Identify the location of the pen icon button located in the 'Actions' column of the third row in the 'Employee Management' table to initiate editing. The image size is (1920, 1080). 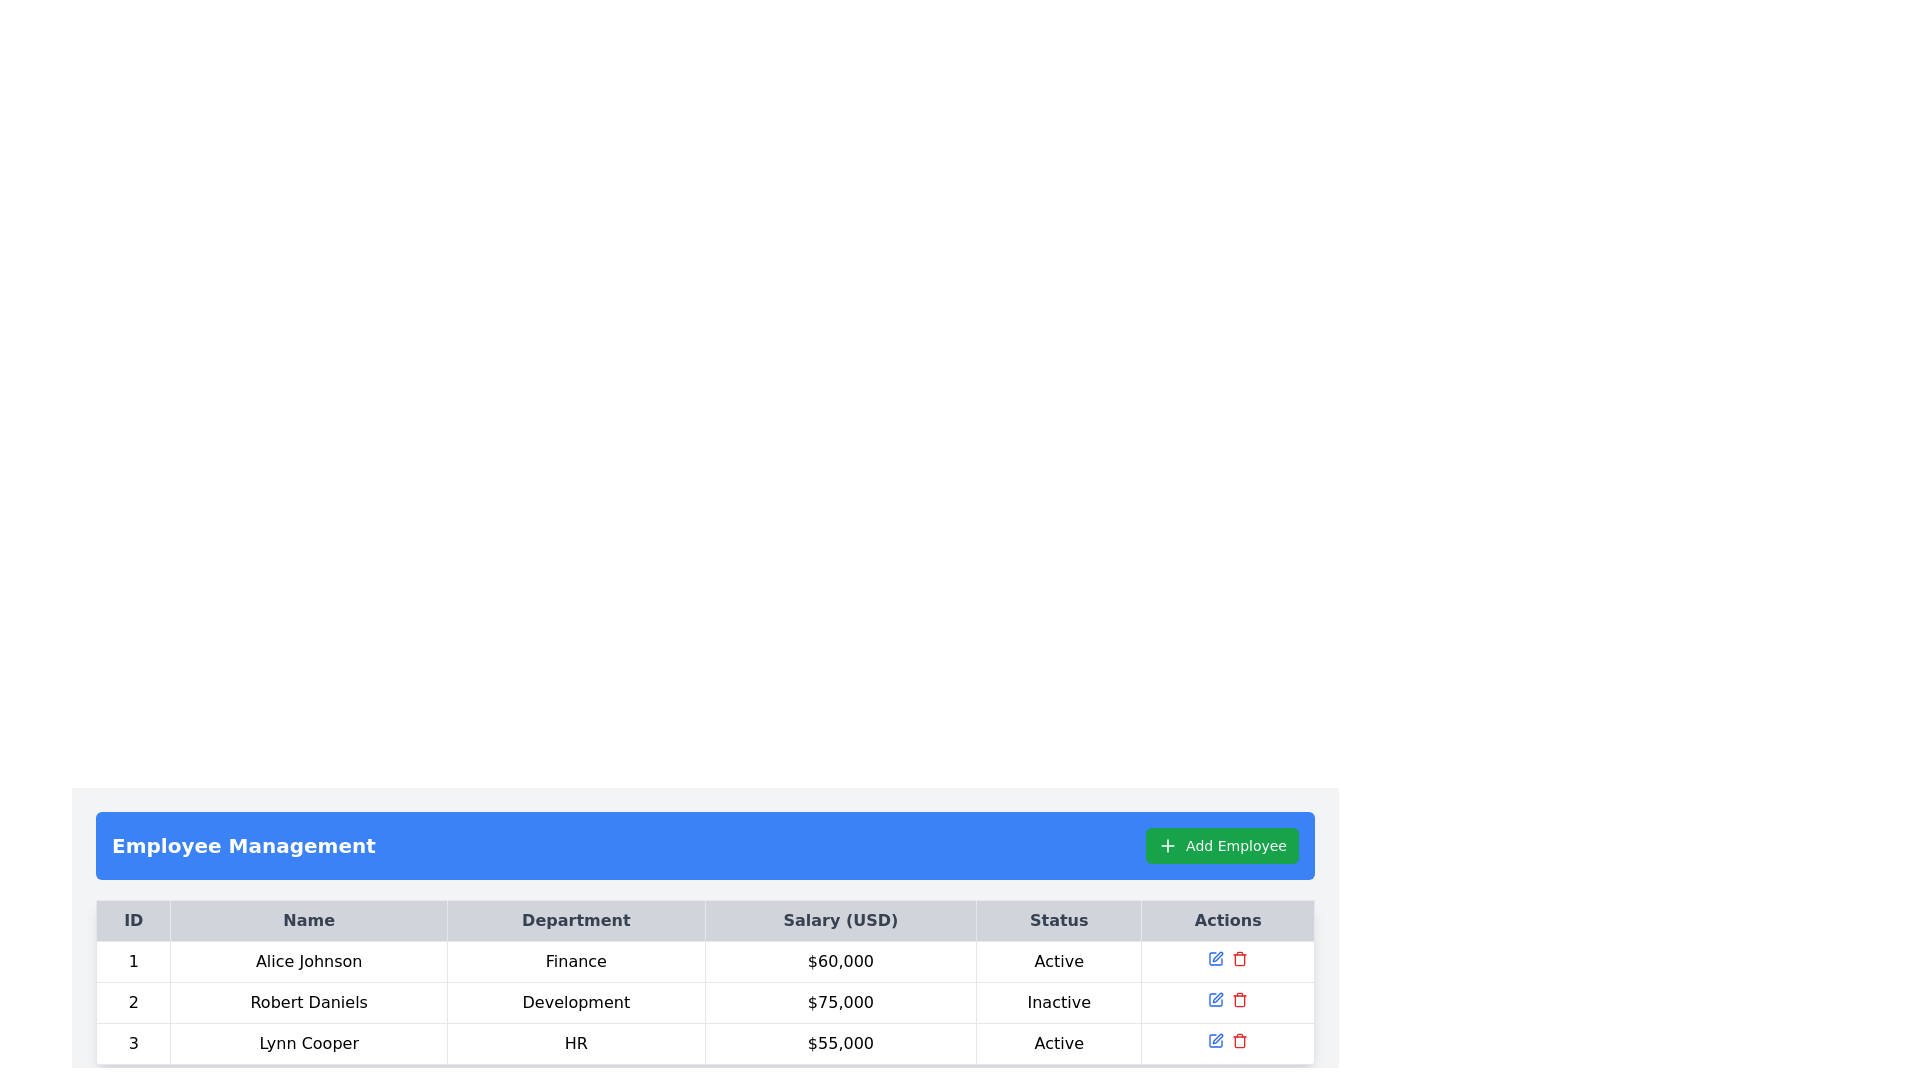
(1217, 1037).